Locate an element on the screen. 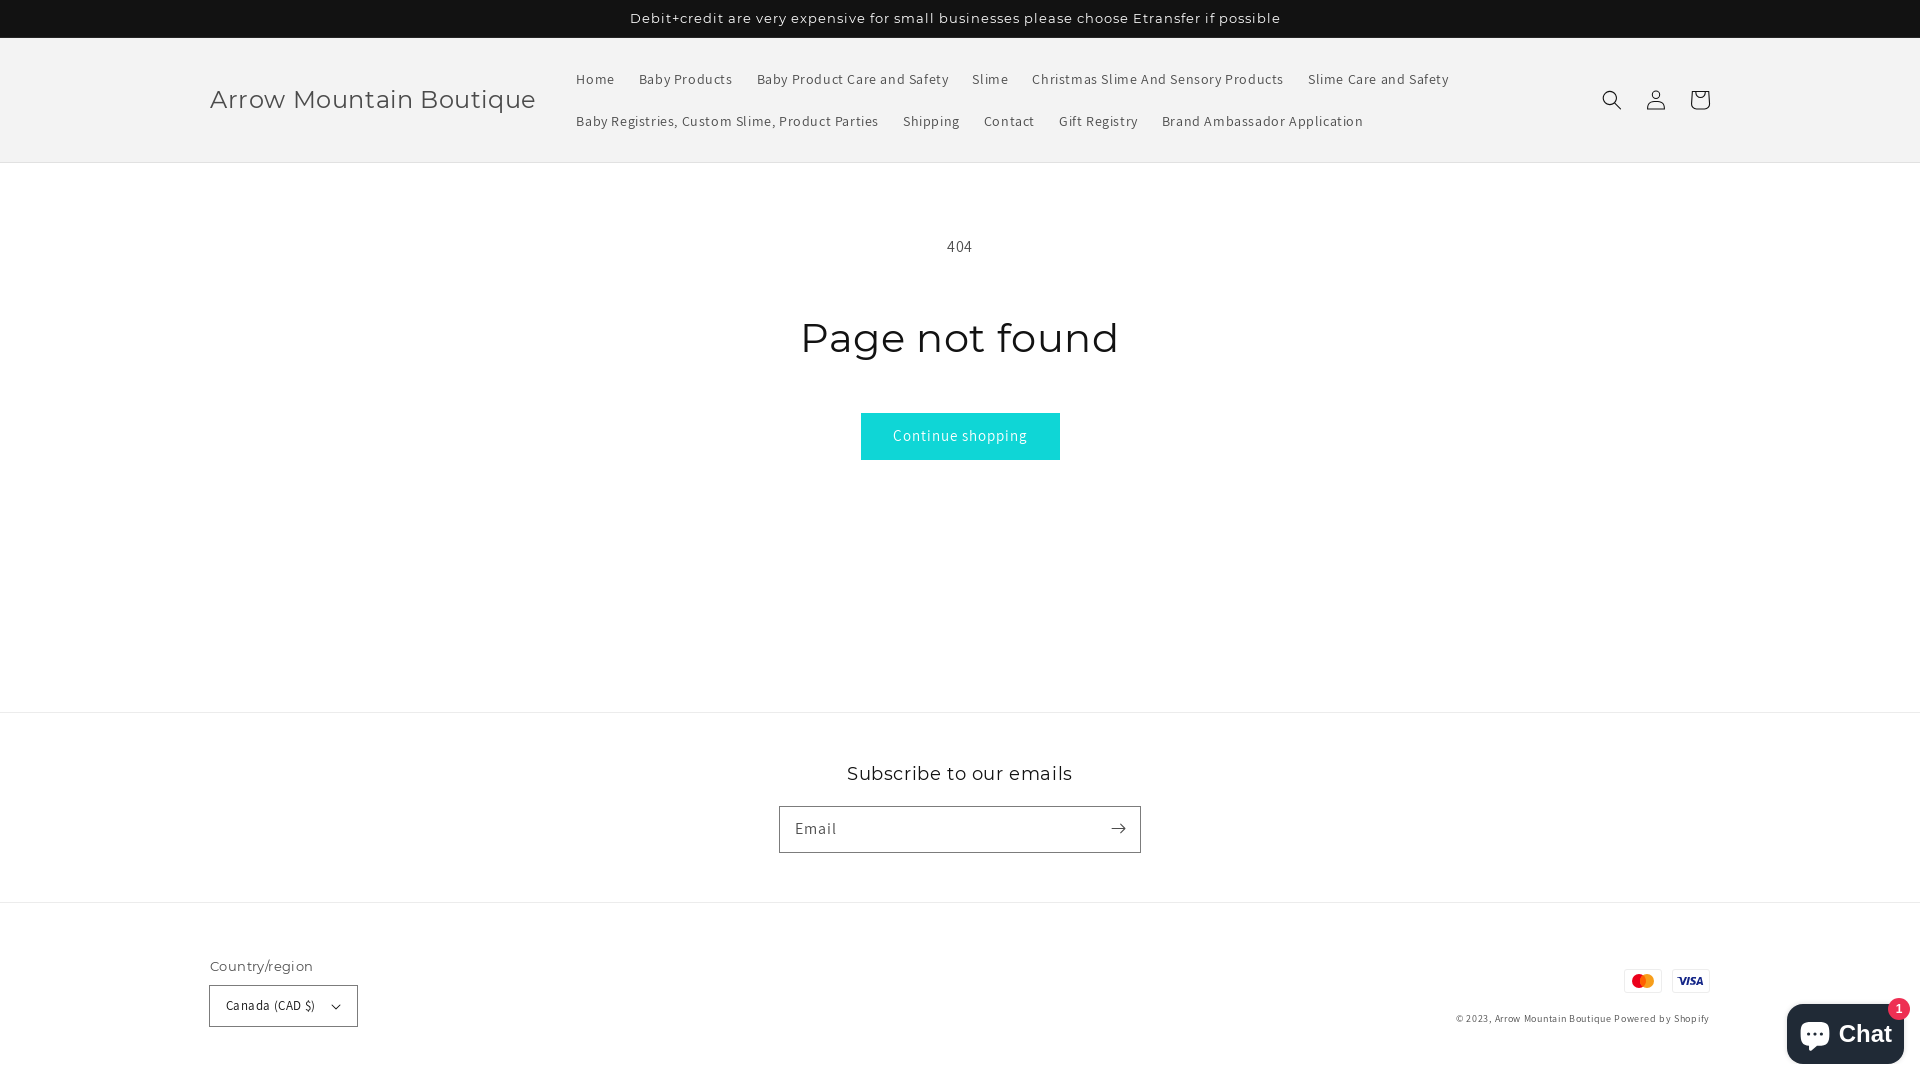 Image resolution: width=1920 pixels, height=1080 pixels. 'Cart' is located at coordinates (1698, 100).